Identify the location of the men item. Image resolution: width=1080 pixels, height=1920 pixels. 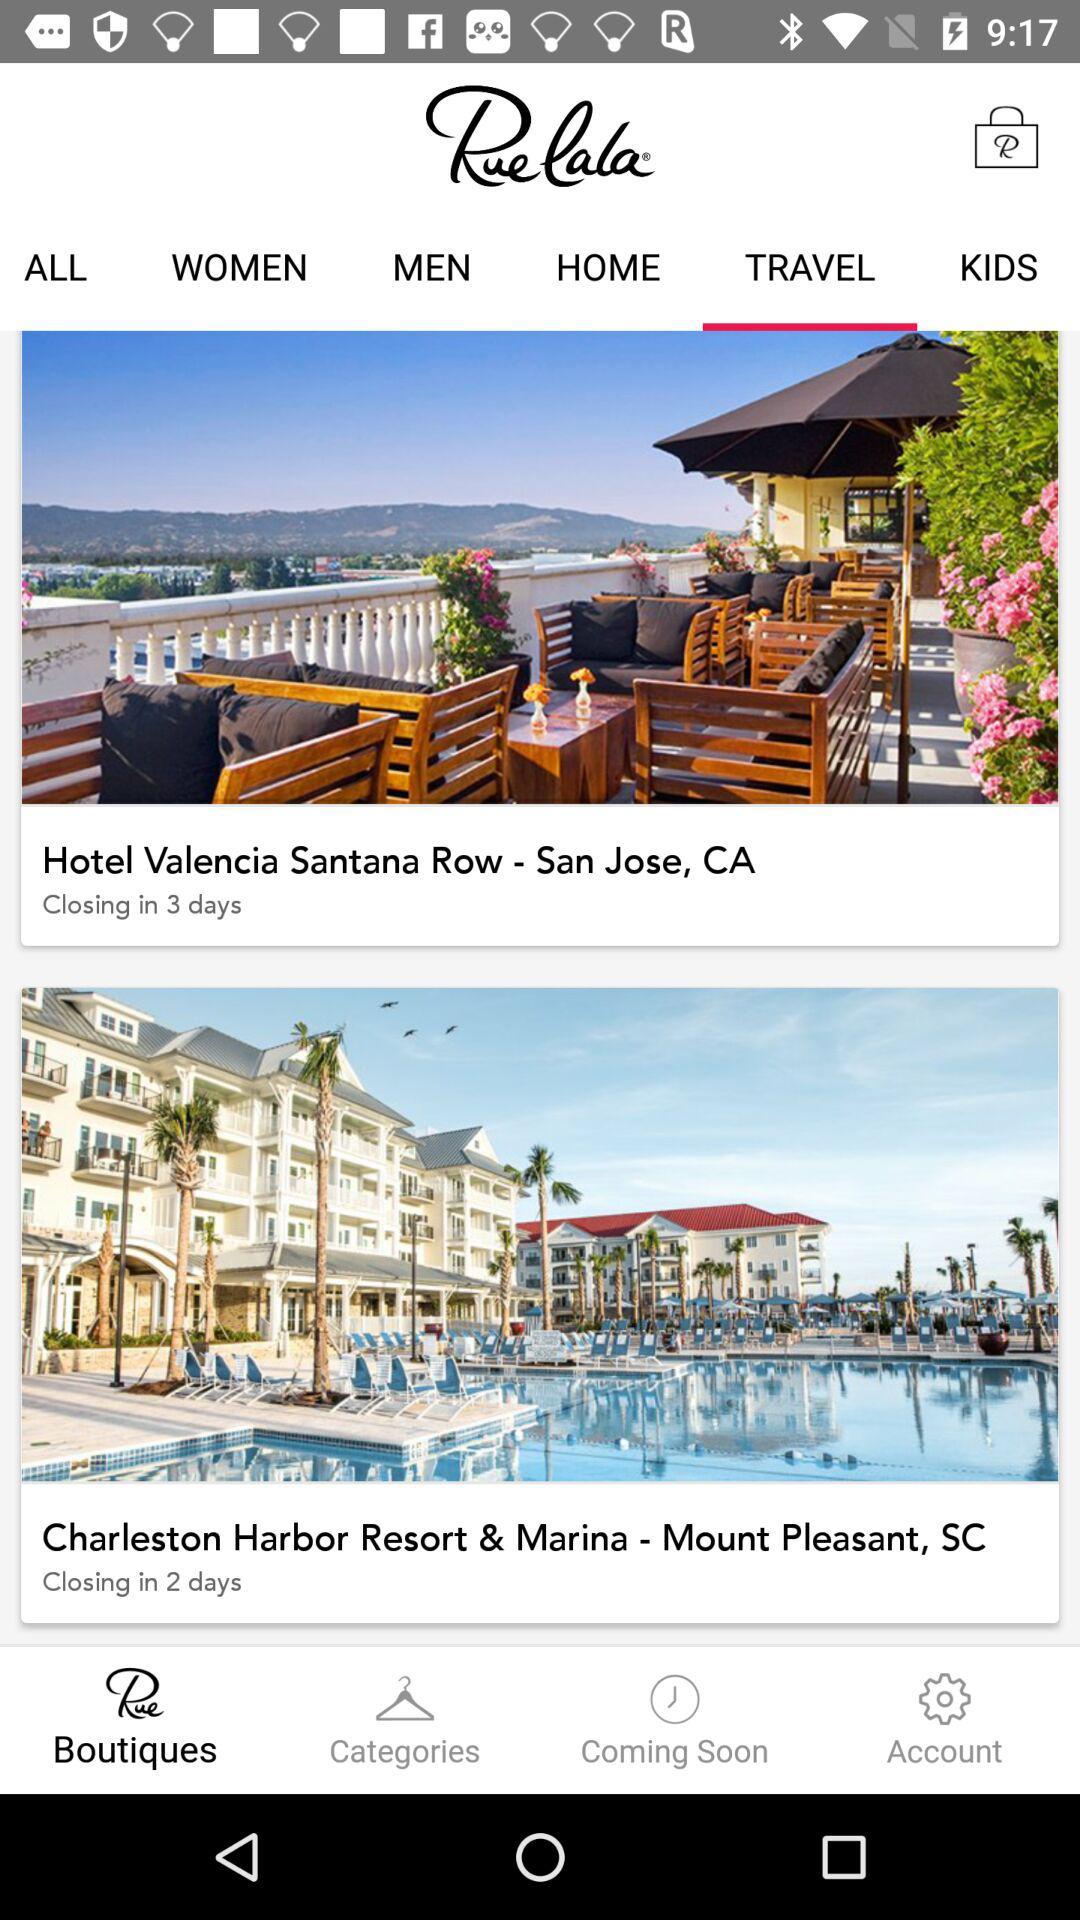
(431, 269).